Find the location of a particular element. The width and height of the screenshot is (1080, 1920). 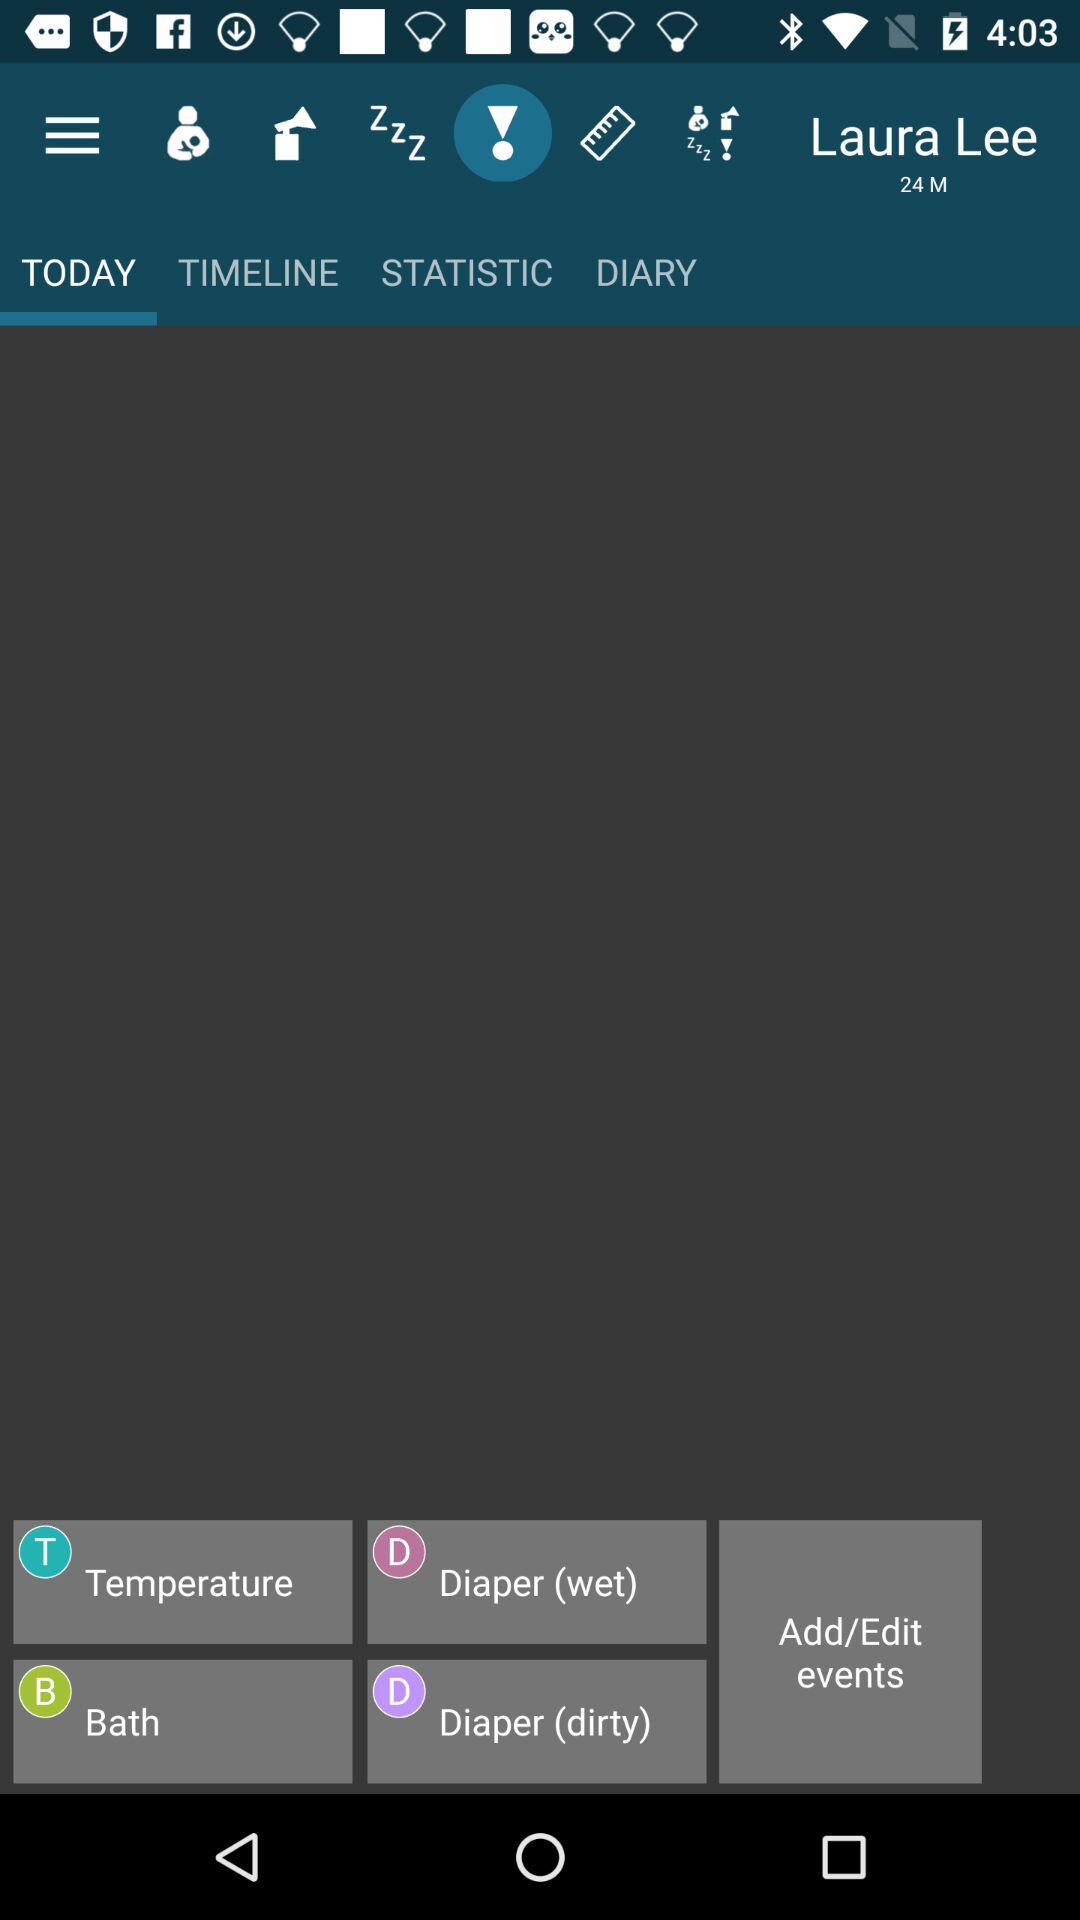

item at the bottom right corner is located at coordinates (850, 1651).